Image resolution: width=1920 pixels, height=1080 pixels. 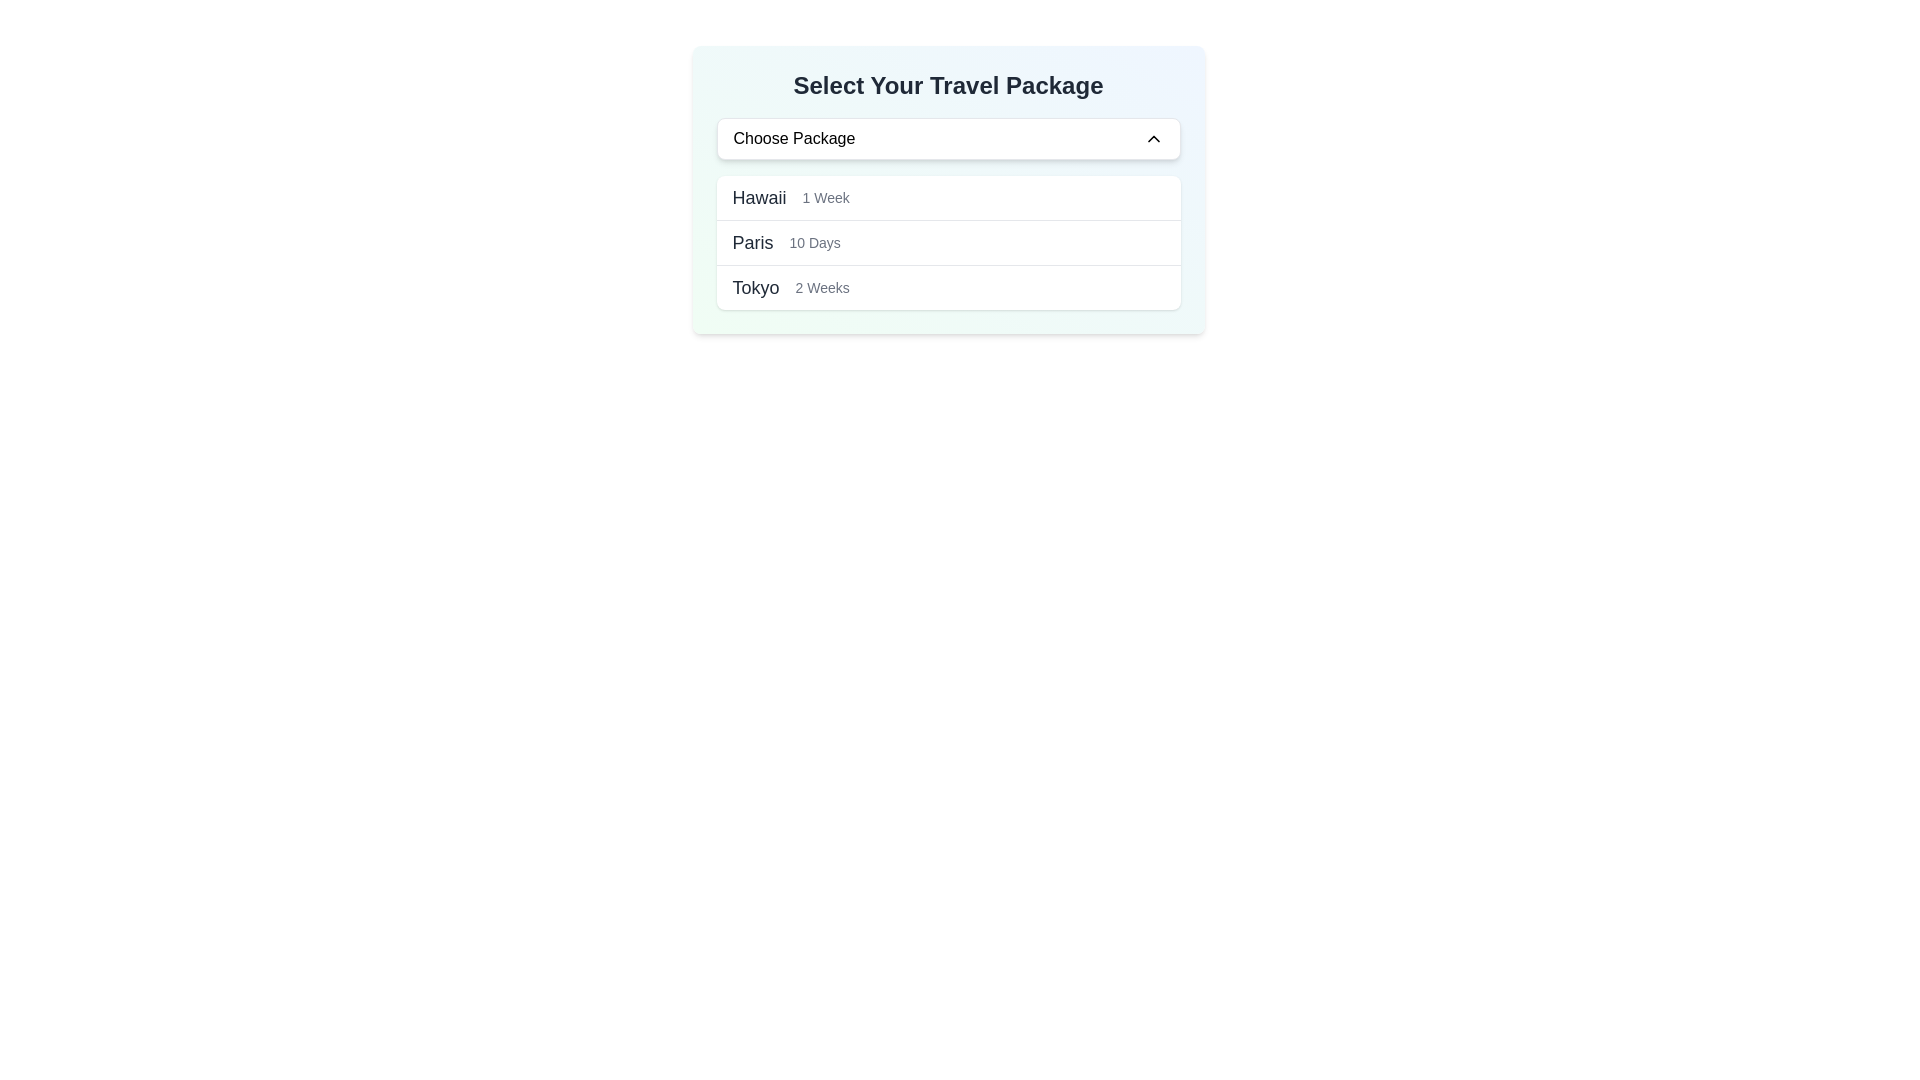 I want to click on an option from the dropdown menu labeled 'Choose Package' in the UI component titled 'Select Your Travel Package', so click(x=947, y=189).